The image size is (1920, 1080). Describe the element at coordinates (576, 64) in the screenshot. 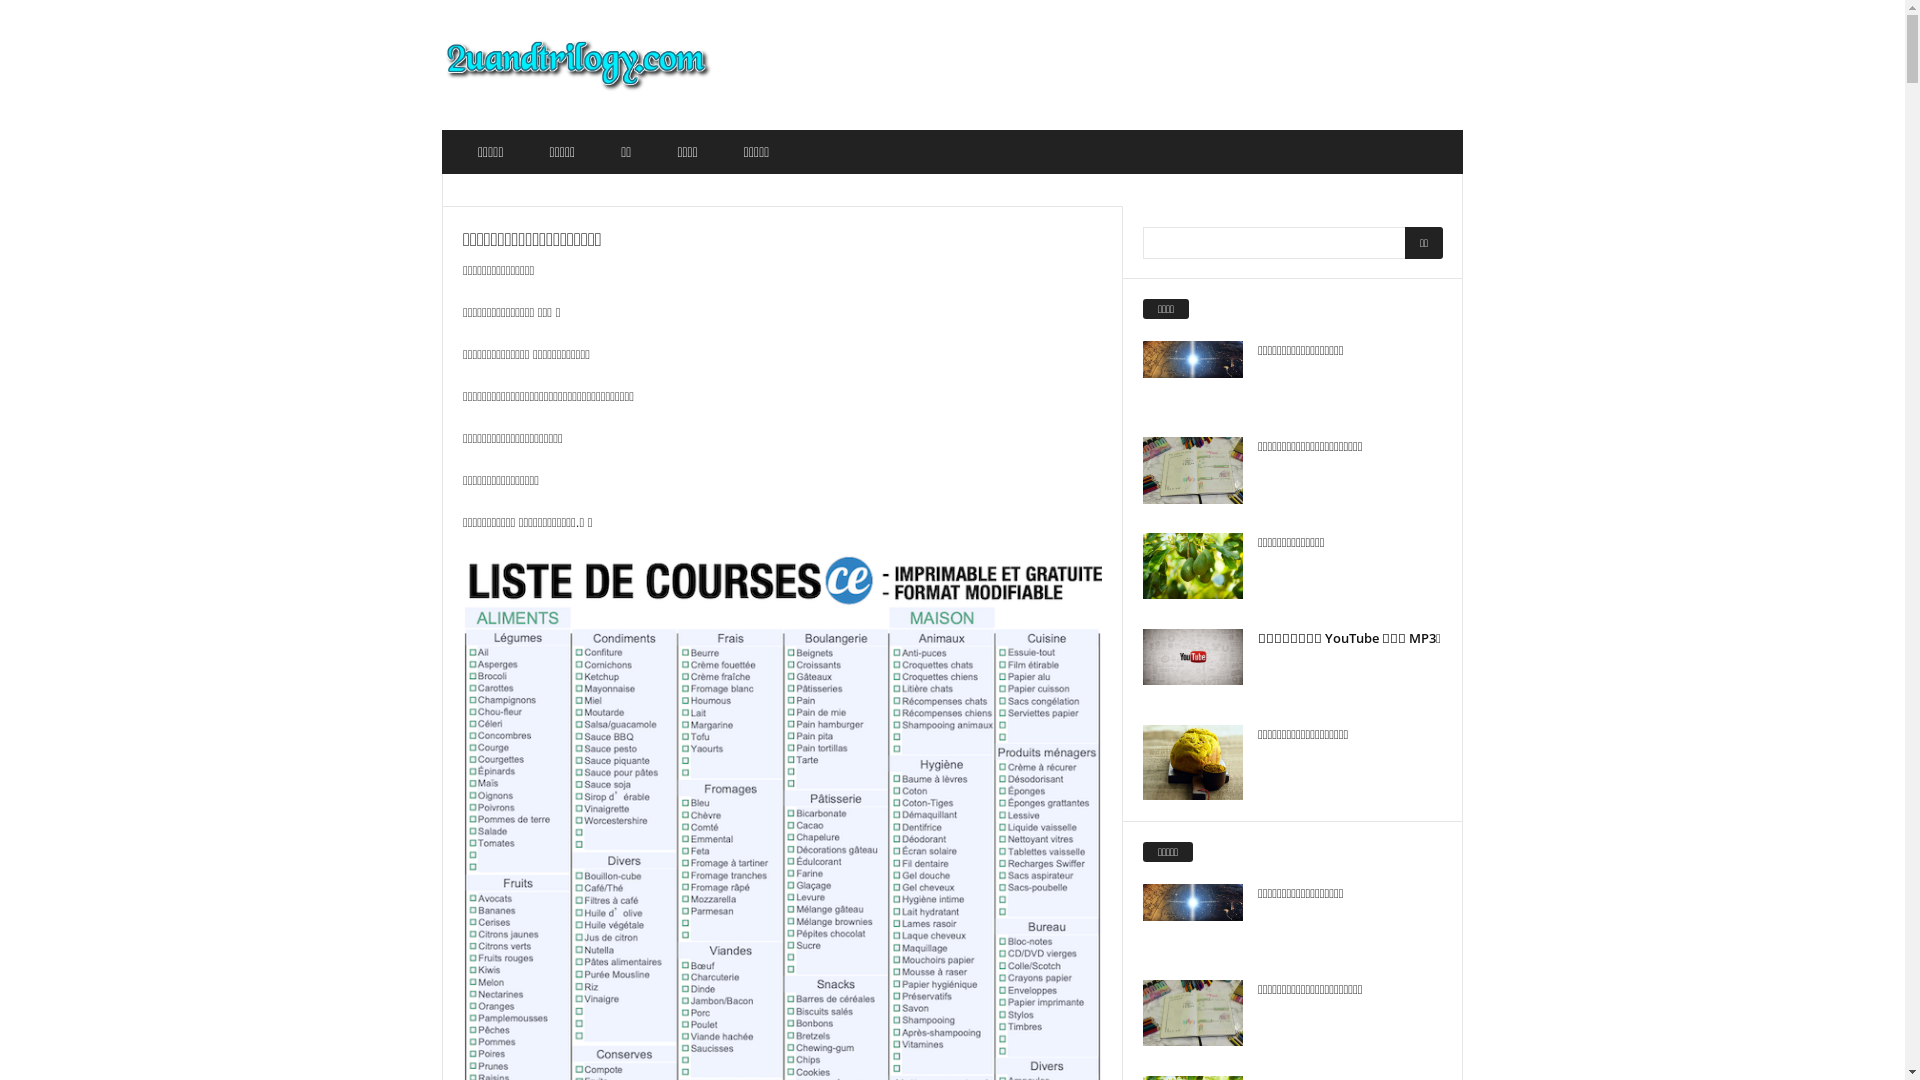

I see `'2uandtrilogy.com'` at that location.